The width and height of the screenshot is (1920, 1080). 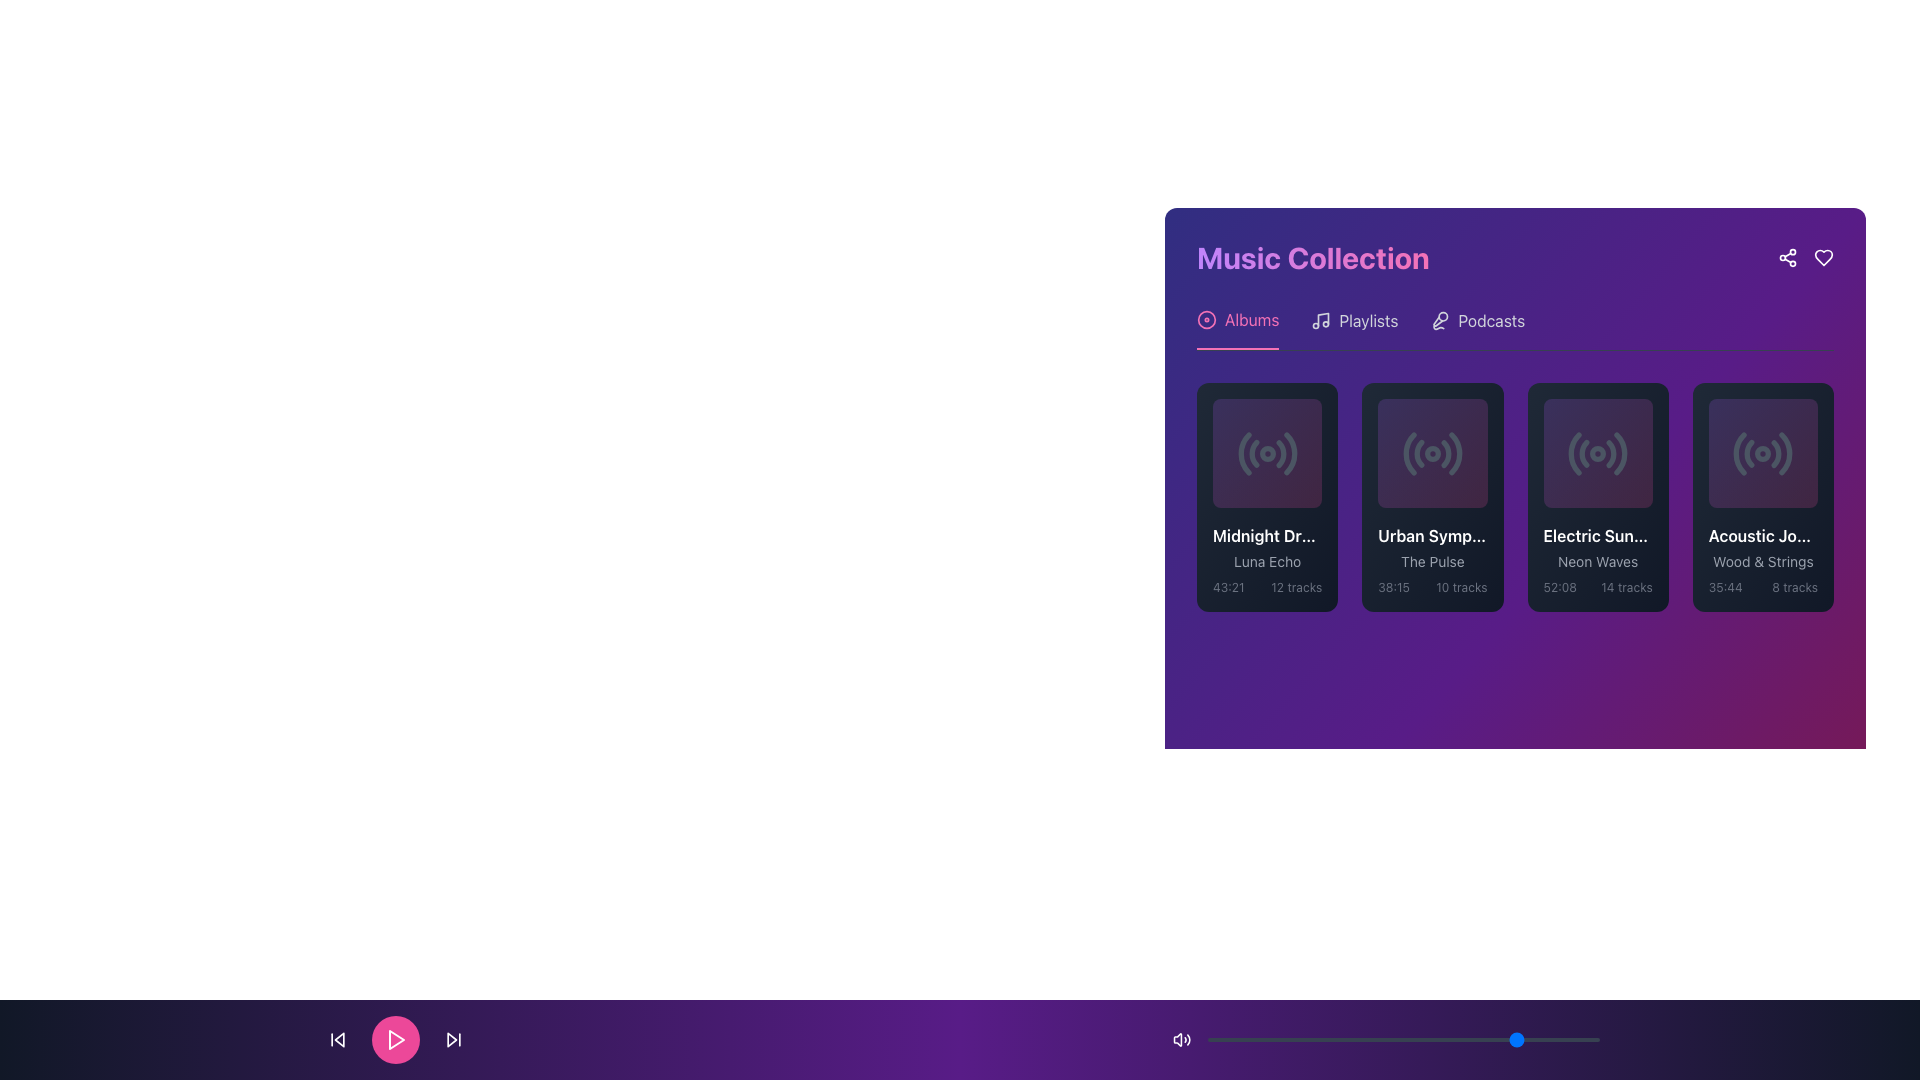 What do you see at coordinates (1763, 453) in the screenshot?
I see `the playback button located at the center of the overlay element inside the rightmost card in the 'Music Collection' section to play the media` at bounding box center [1763, 453].